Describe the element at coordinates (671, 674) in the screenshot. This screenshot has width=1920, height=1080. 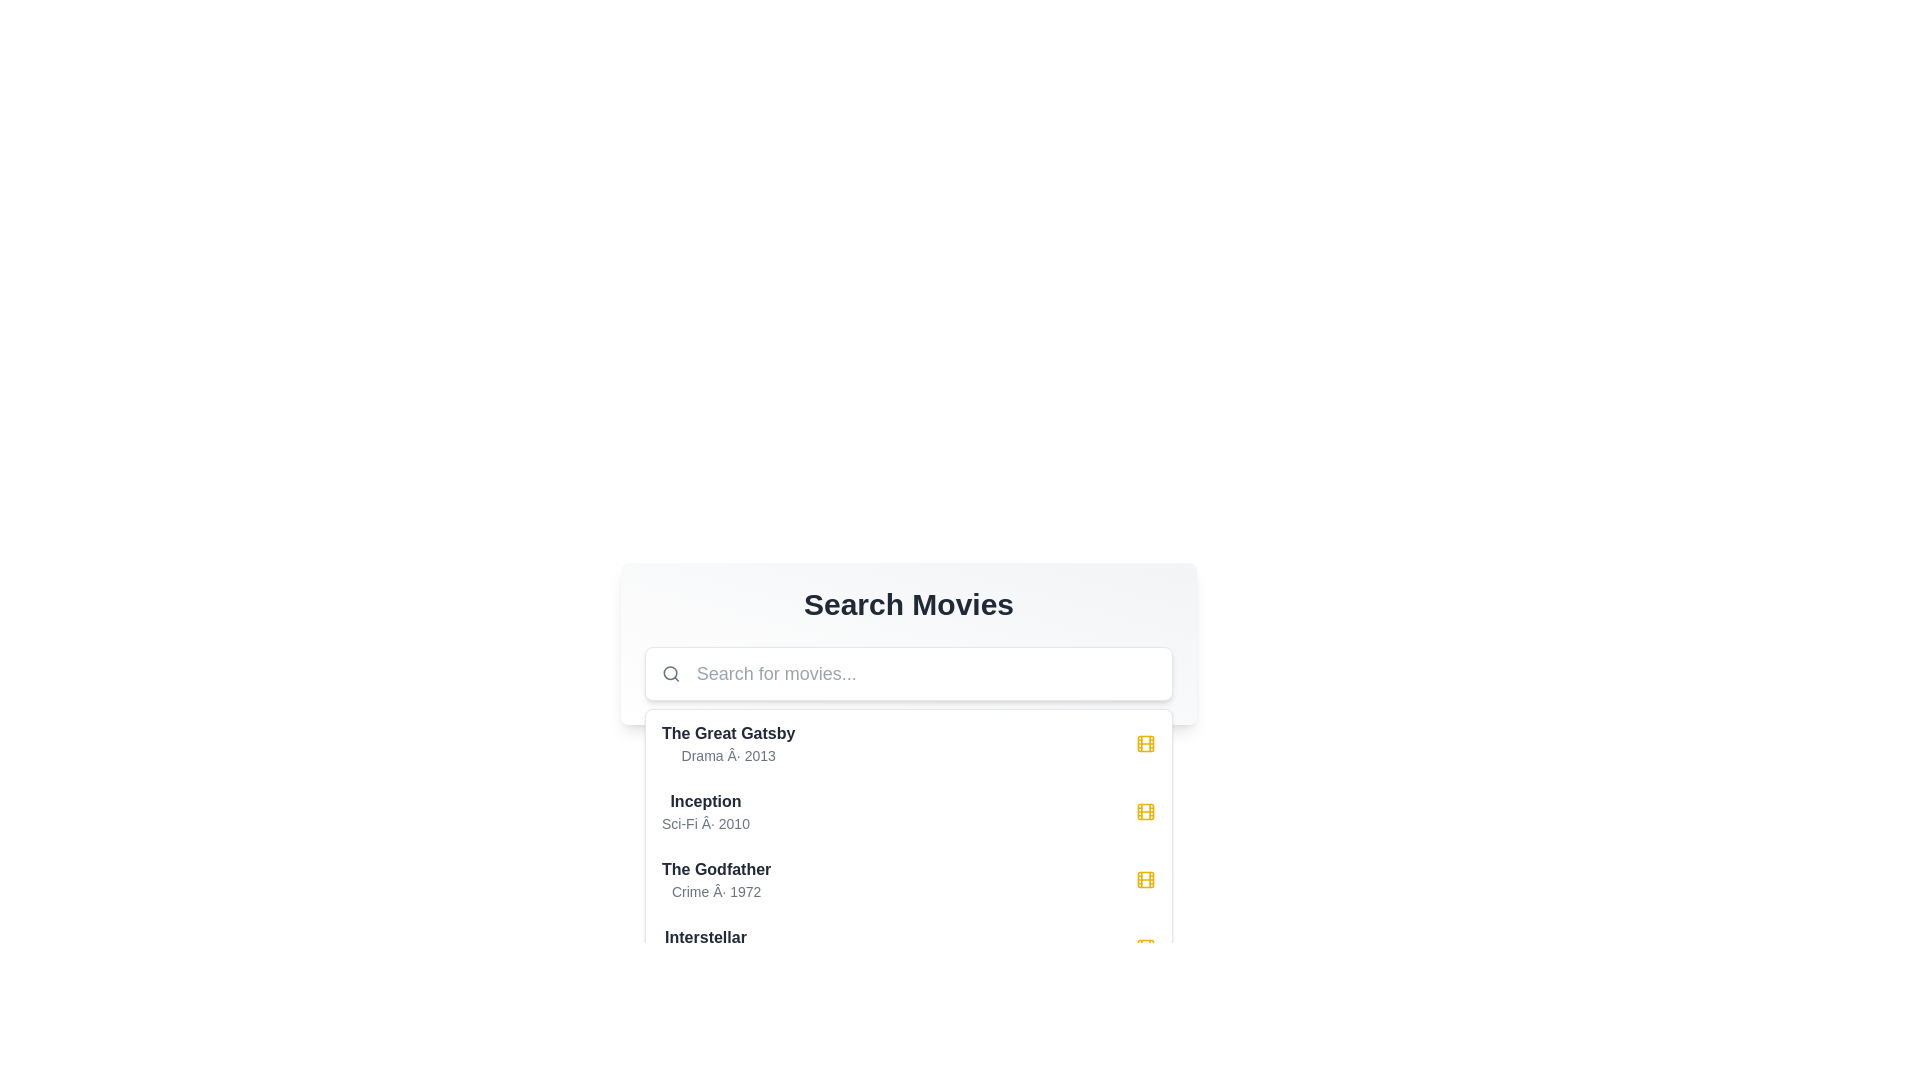
I see `the search icon located at the far left side of the search input component, which signifies the search functionality` at that location.